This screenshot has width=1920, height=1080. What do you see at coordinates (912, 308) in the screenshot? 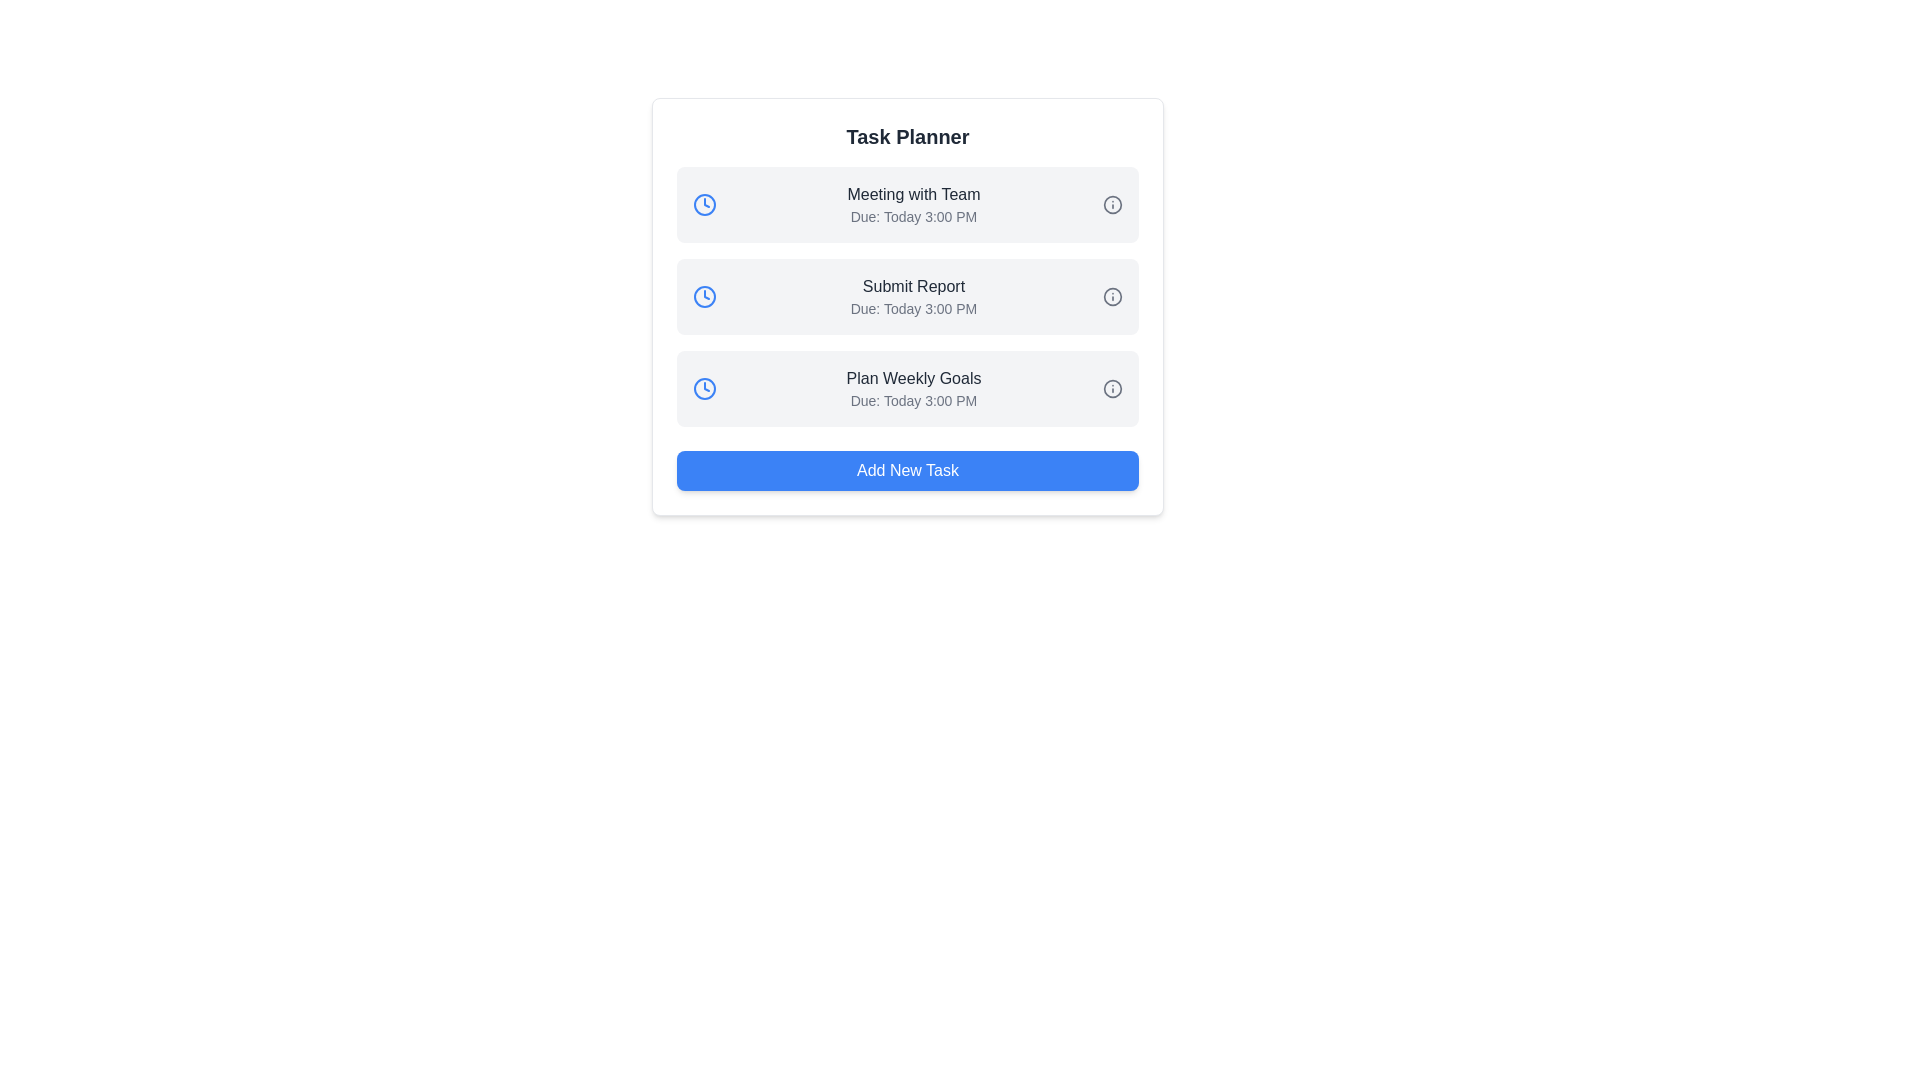
I see `the static text label reading 'Due: Today 3:00 PM', which is located directly below the 'Submit Report' heading in the second task panel` at bounding box center [912, 308].